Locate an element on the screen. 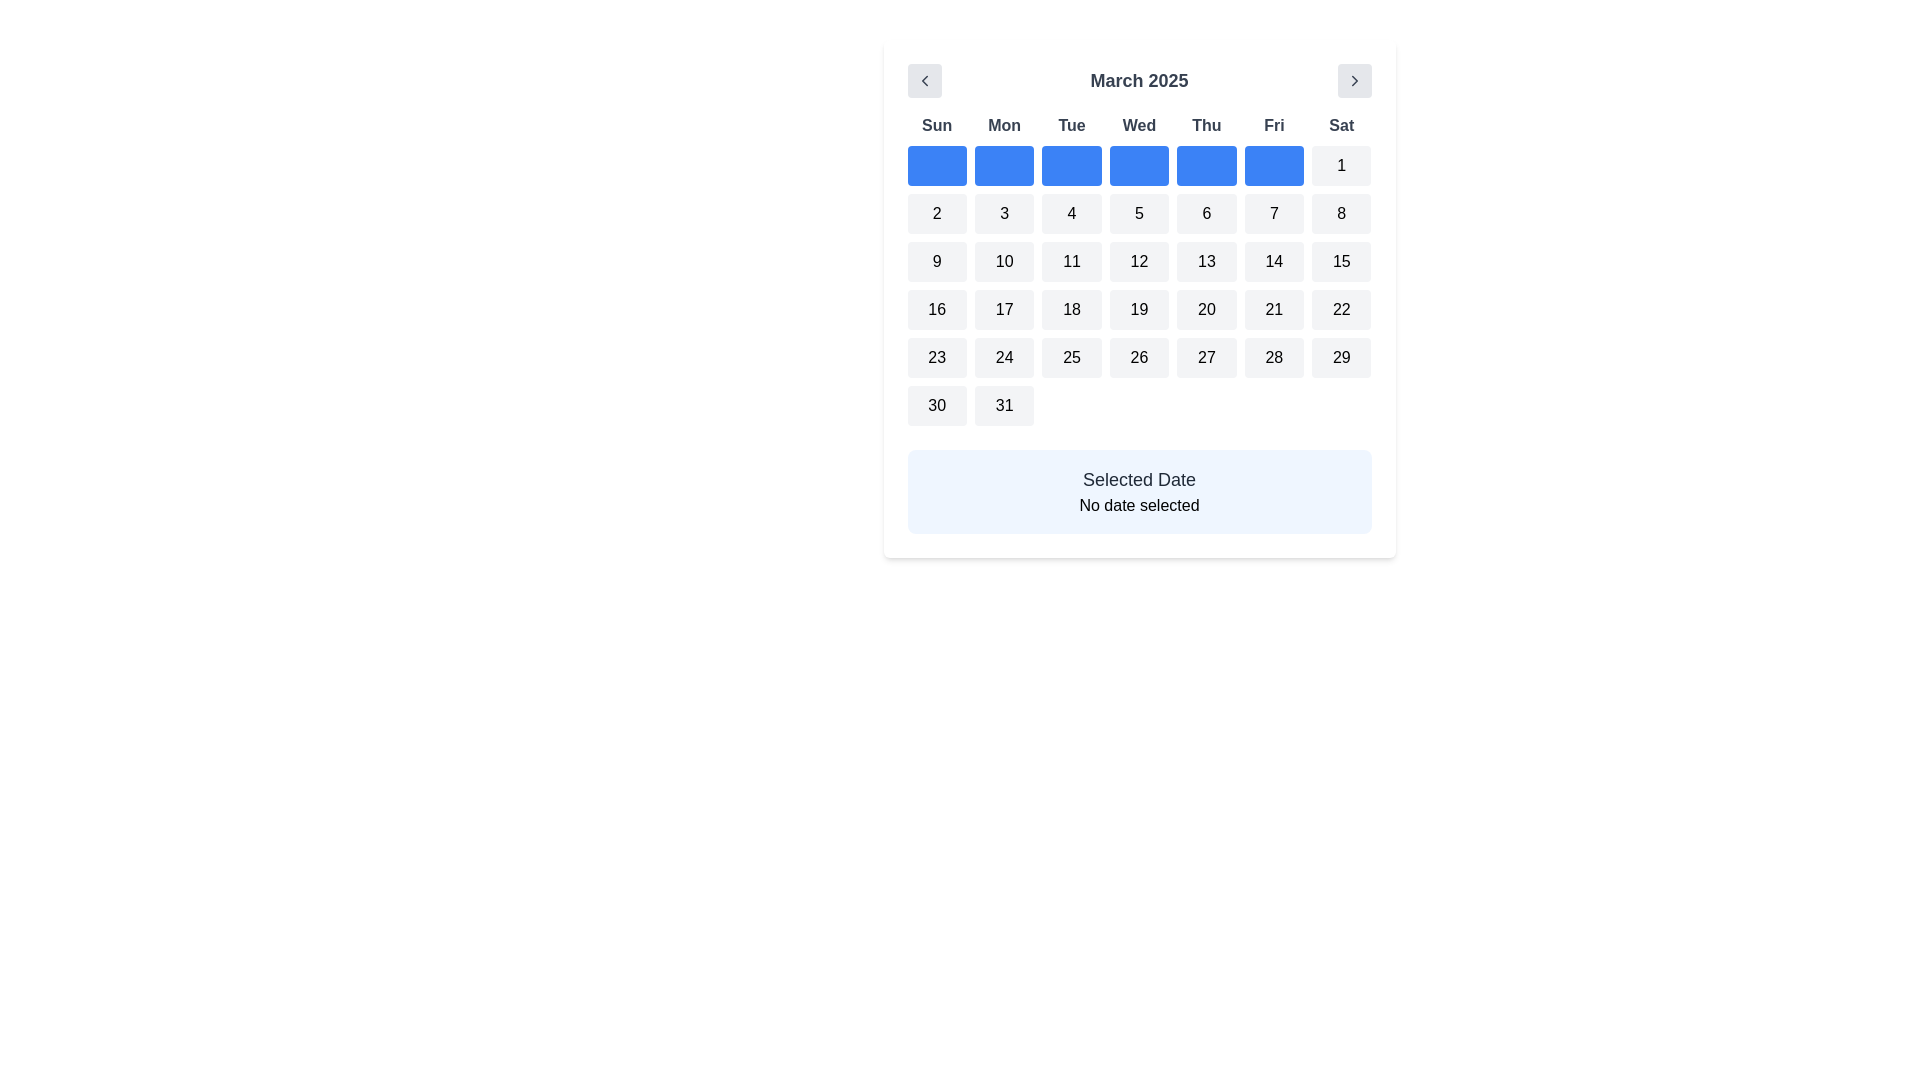 The image size is (1920, 1080). the text label that reads 'No date selected', which is positioned within a light blue box labeled 'Selected Date' is located at coordinates (1139, 504).